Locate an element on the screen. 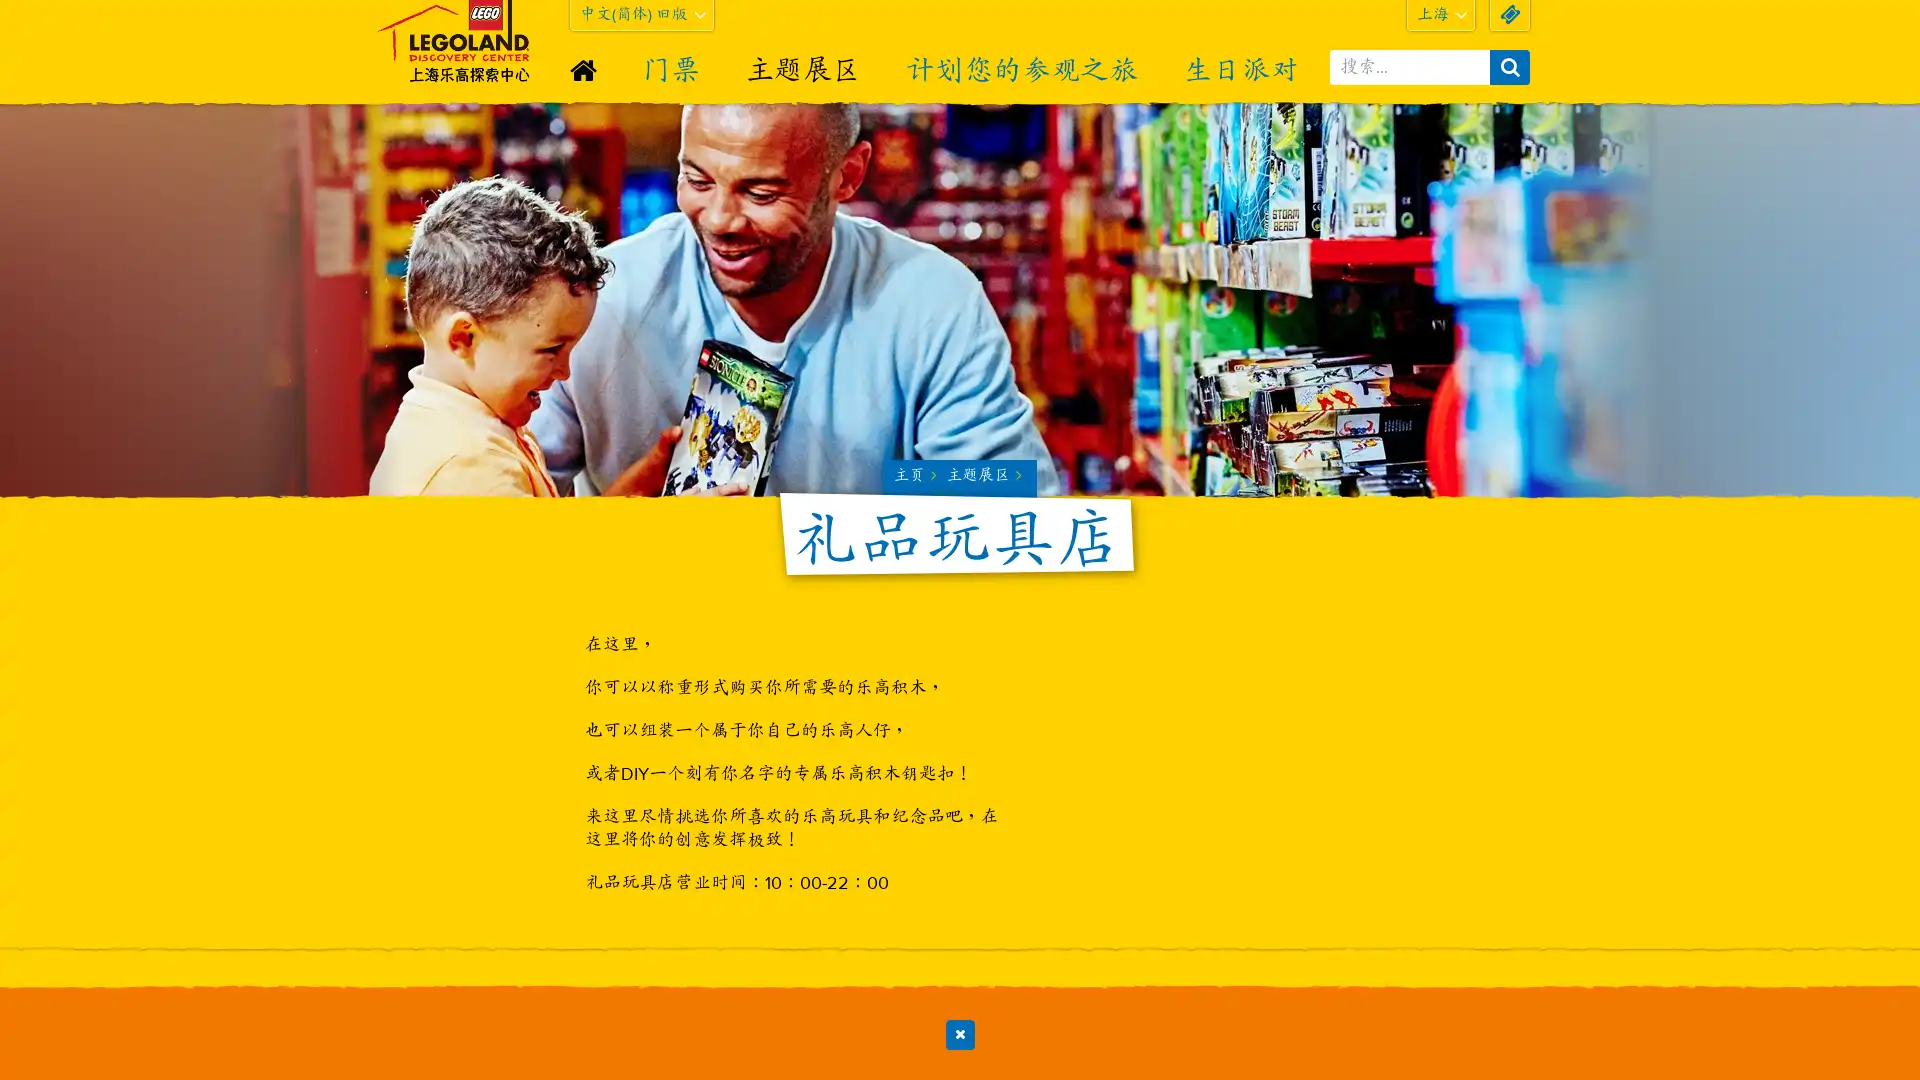  slide left is located at coordinates (405, 1005).